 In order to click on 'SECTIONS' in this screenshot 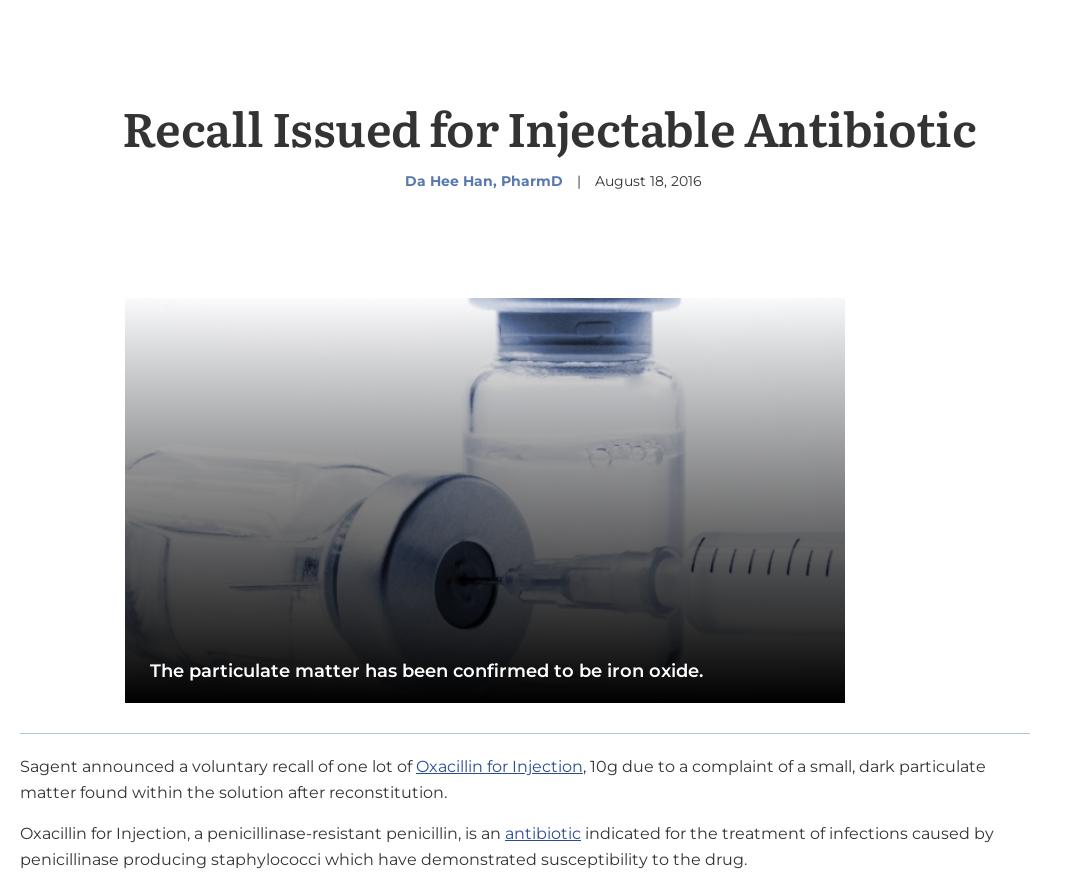, I will do `click(110, 46)`.